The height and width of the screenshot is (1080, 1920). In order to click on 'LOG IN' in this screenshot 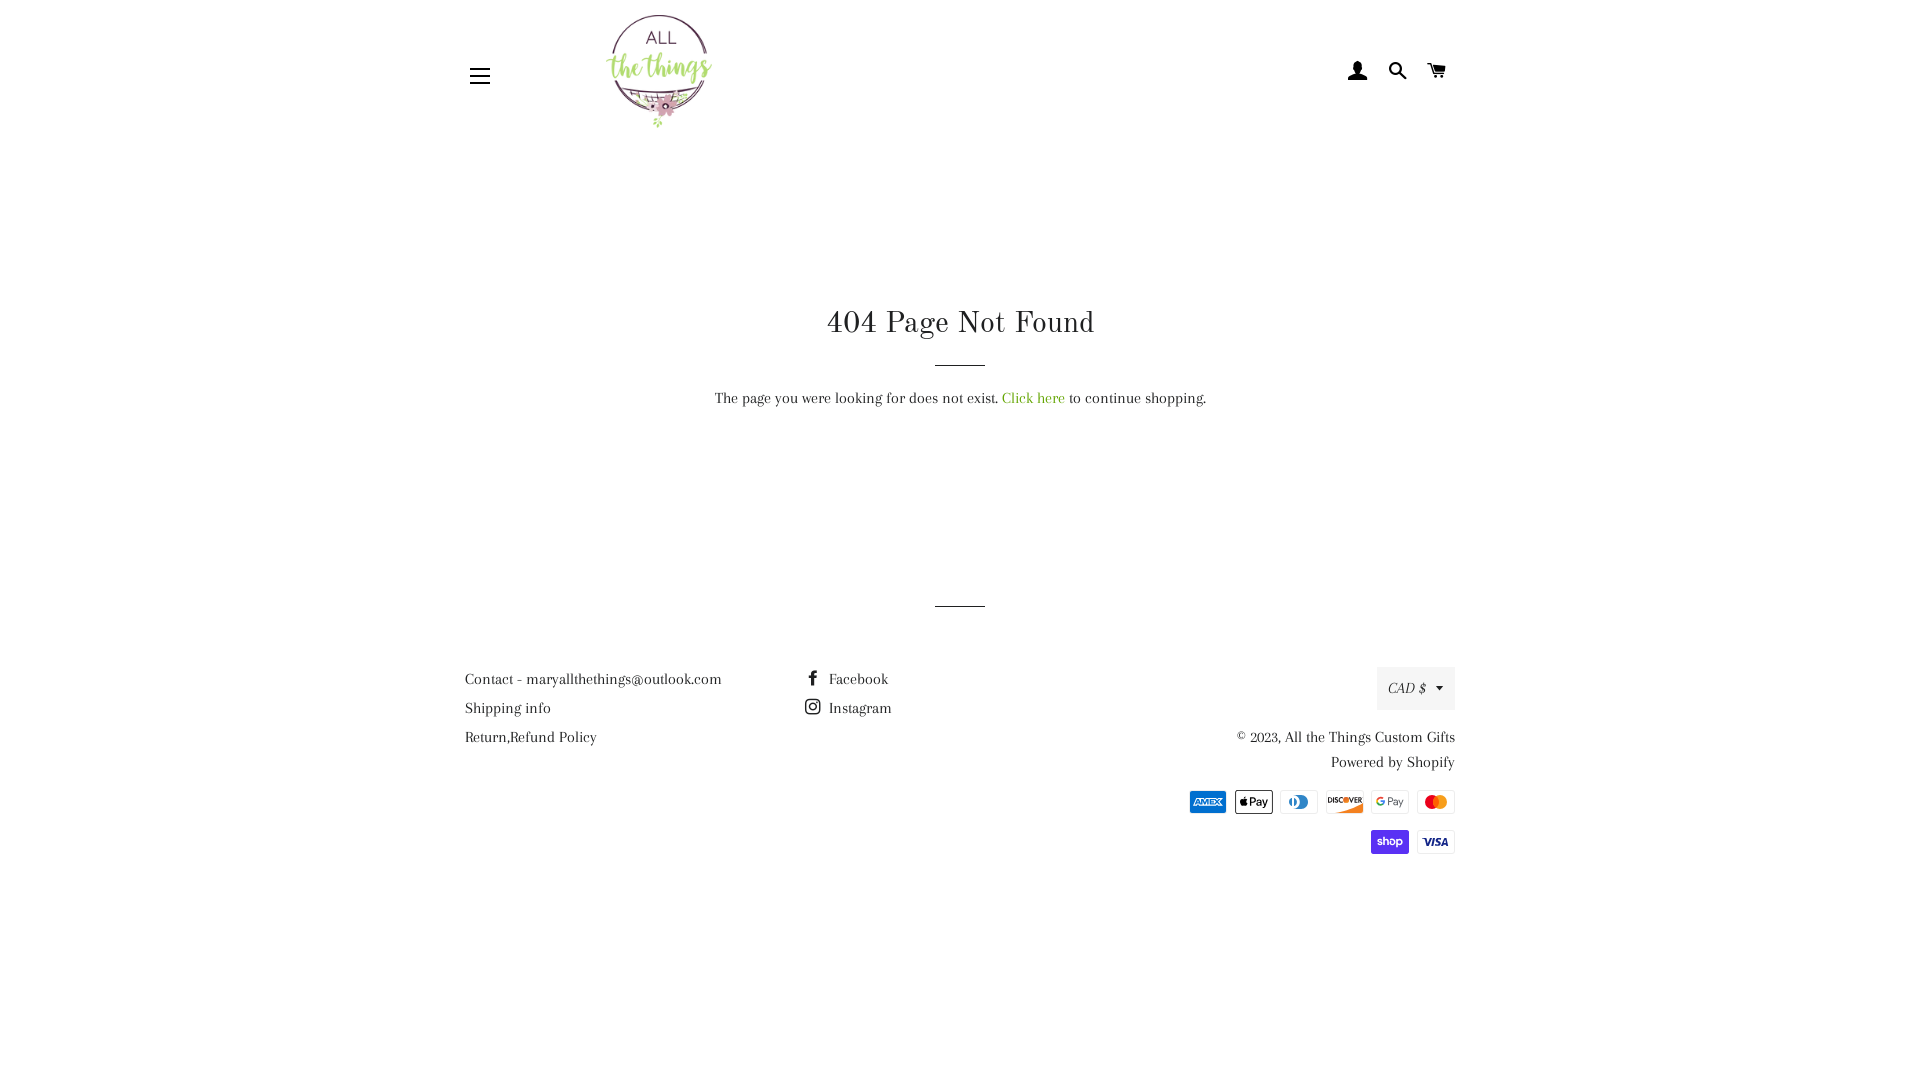, I will do `click(1358, 69)`.